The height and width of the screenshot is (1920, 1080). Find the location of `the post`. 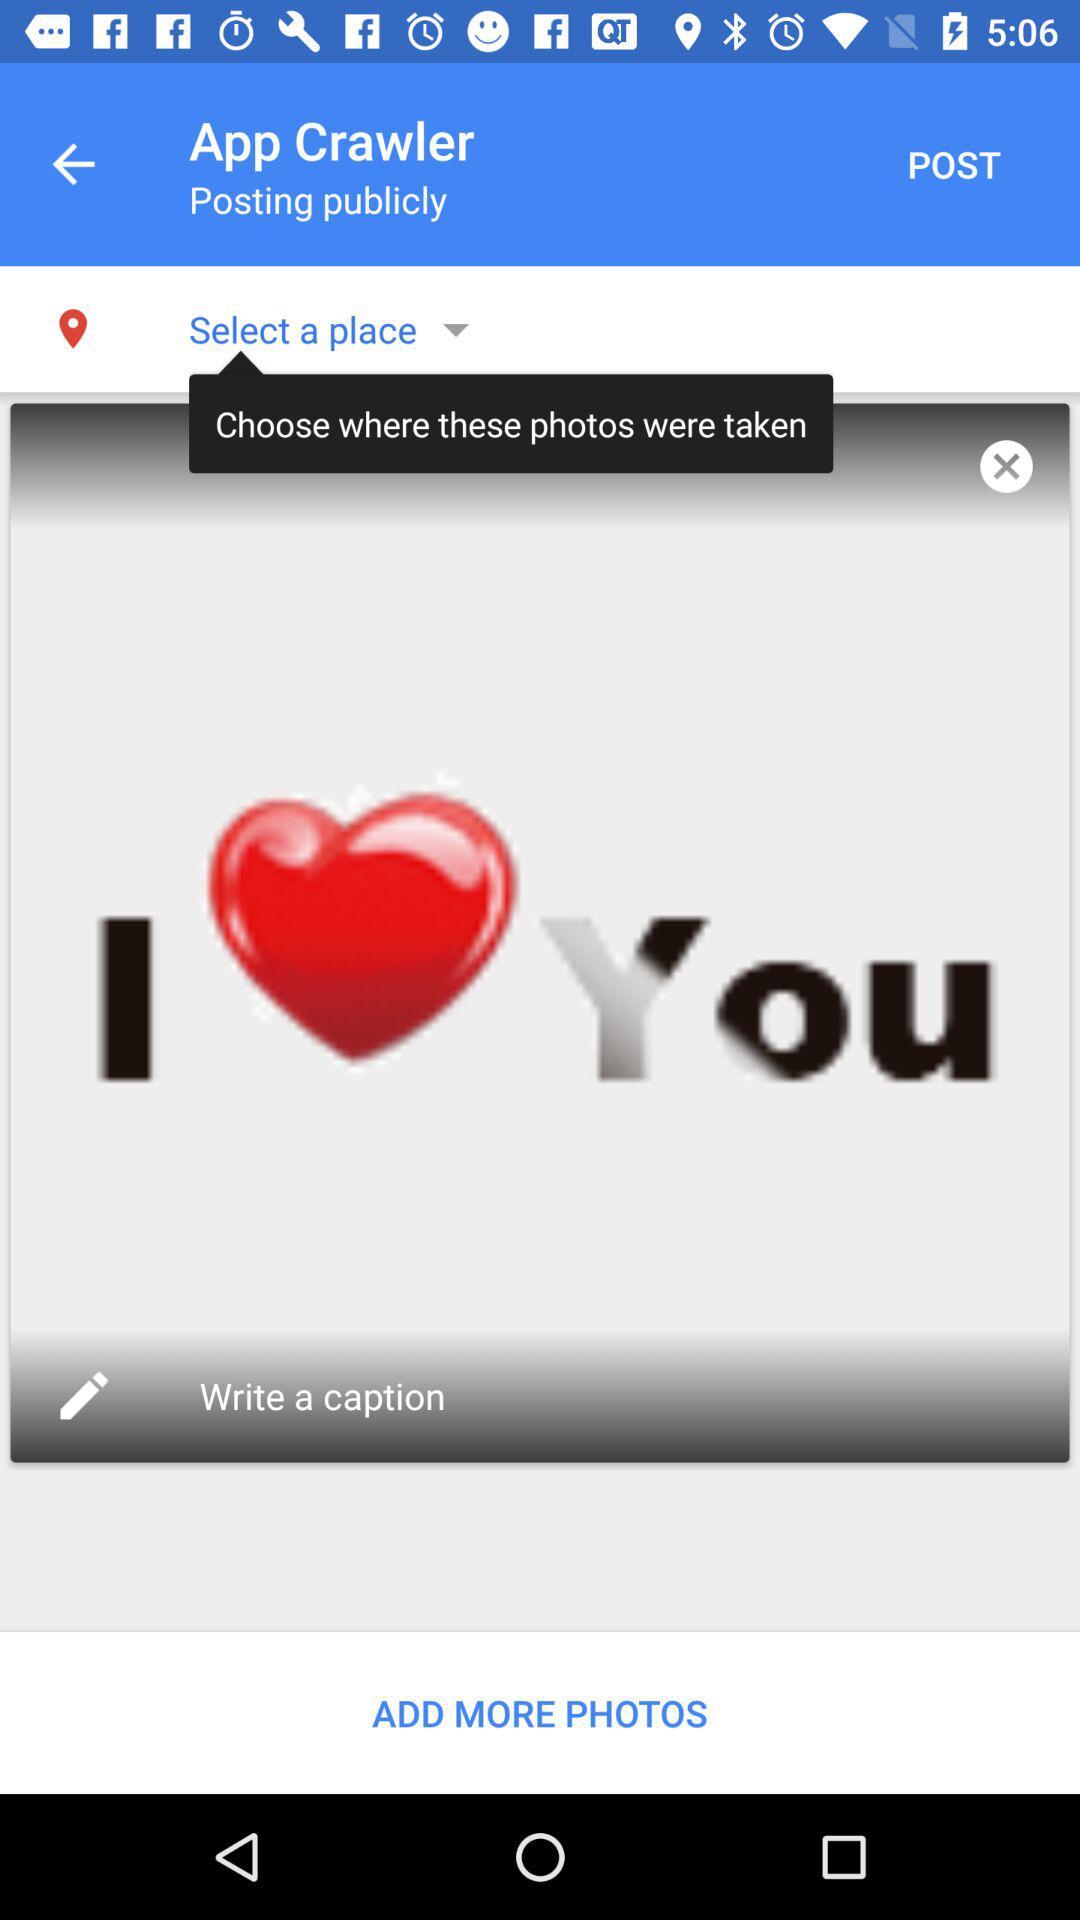

the post is located at coordinates (952, 164).